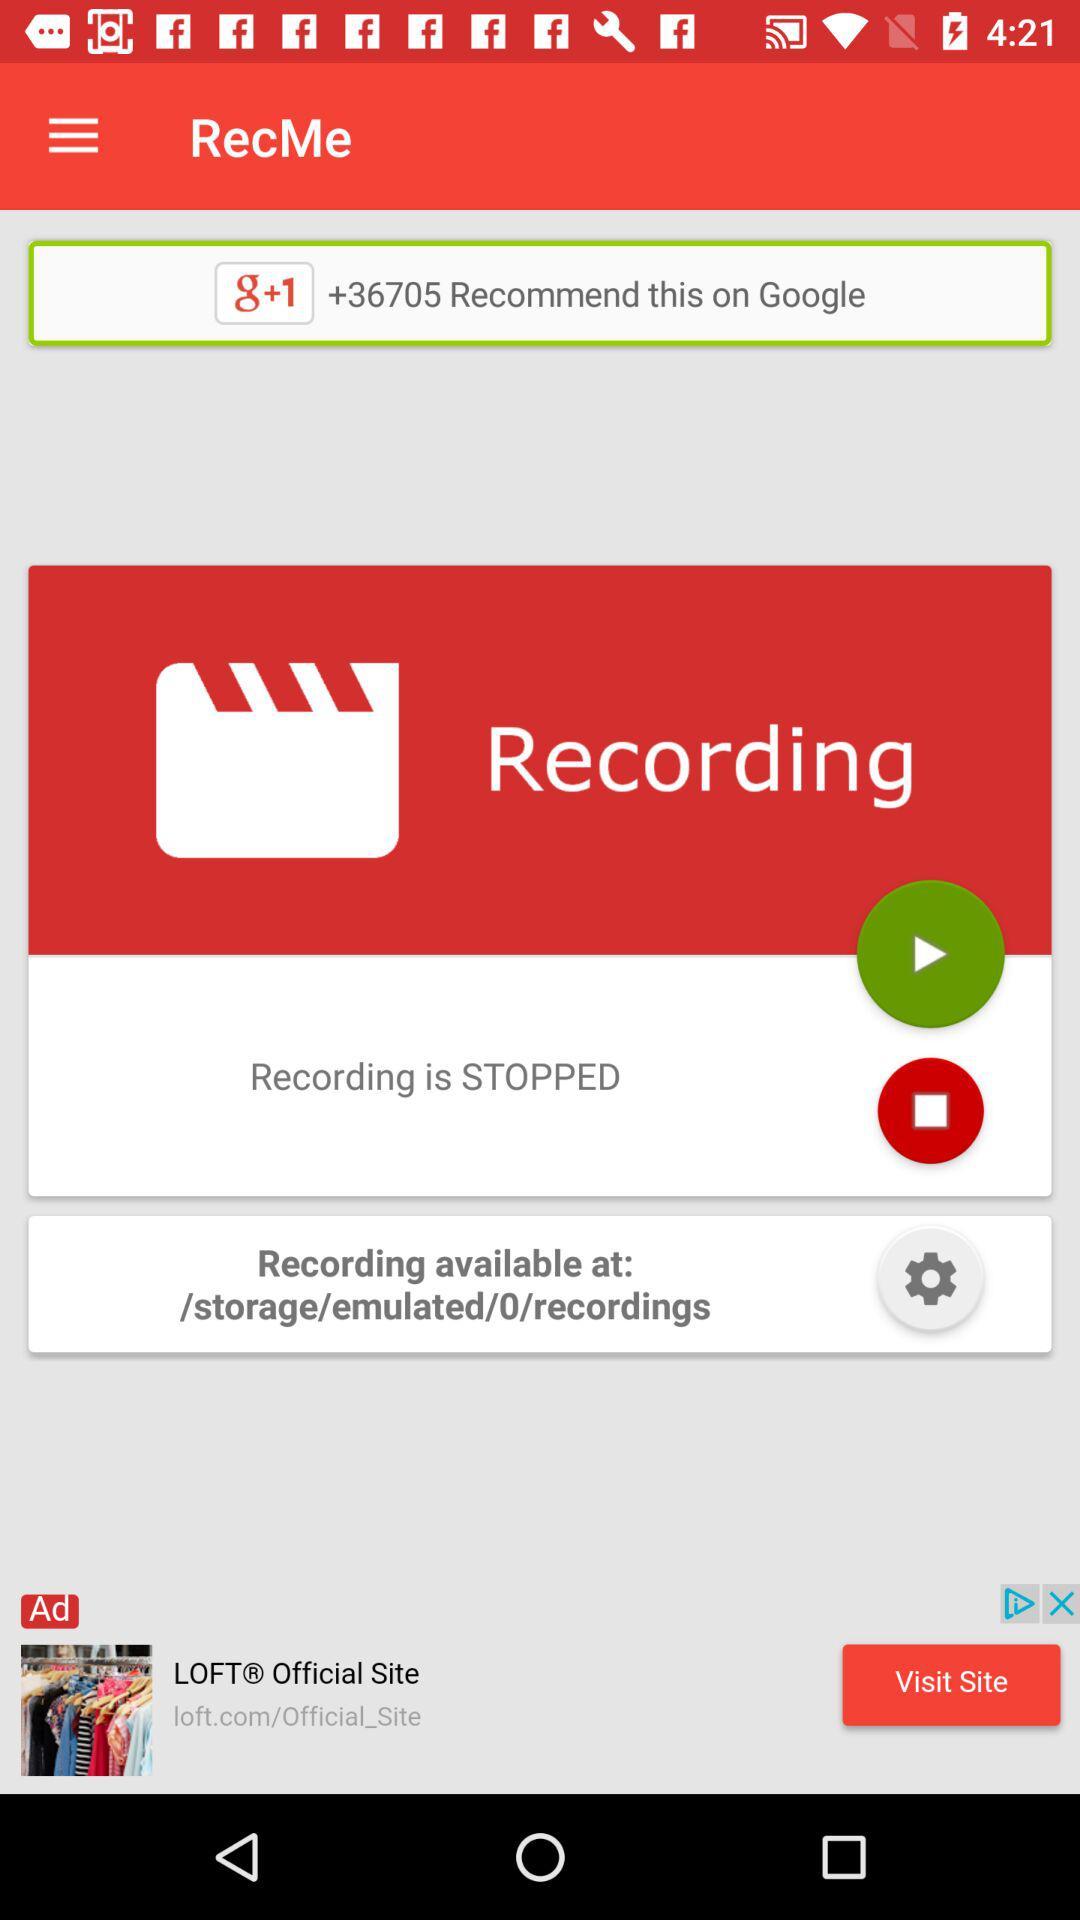 This screenshot has width=1080, height=1920. What do you see at coordinates (540, 1688) in the screenshot?
I see `adsense link` at bounding box center [540, 1688].